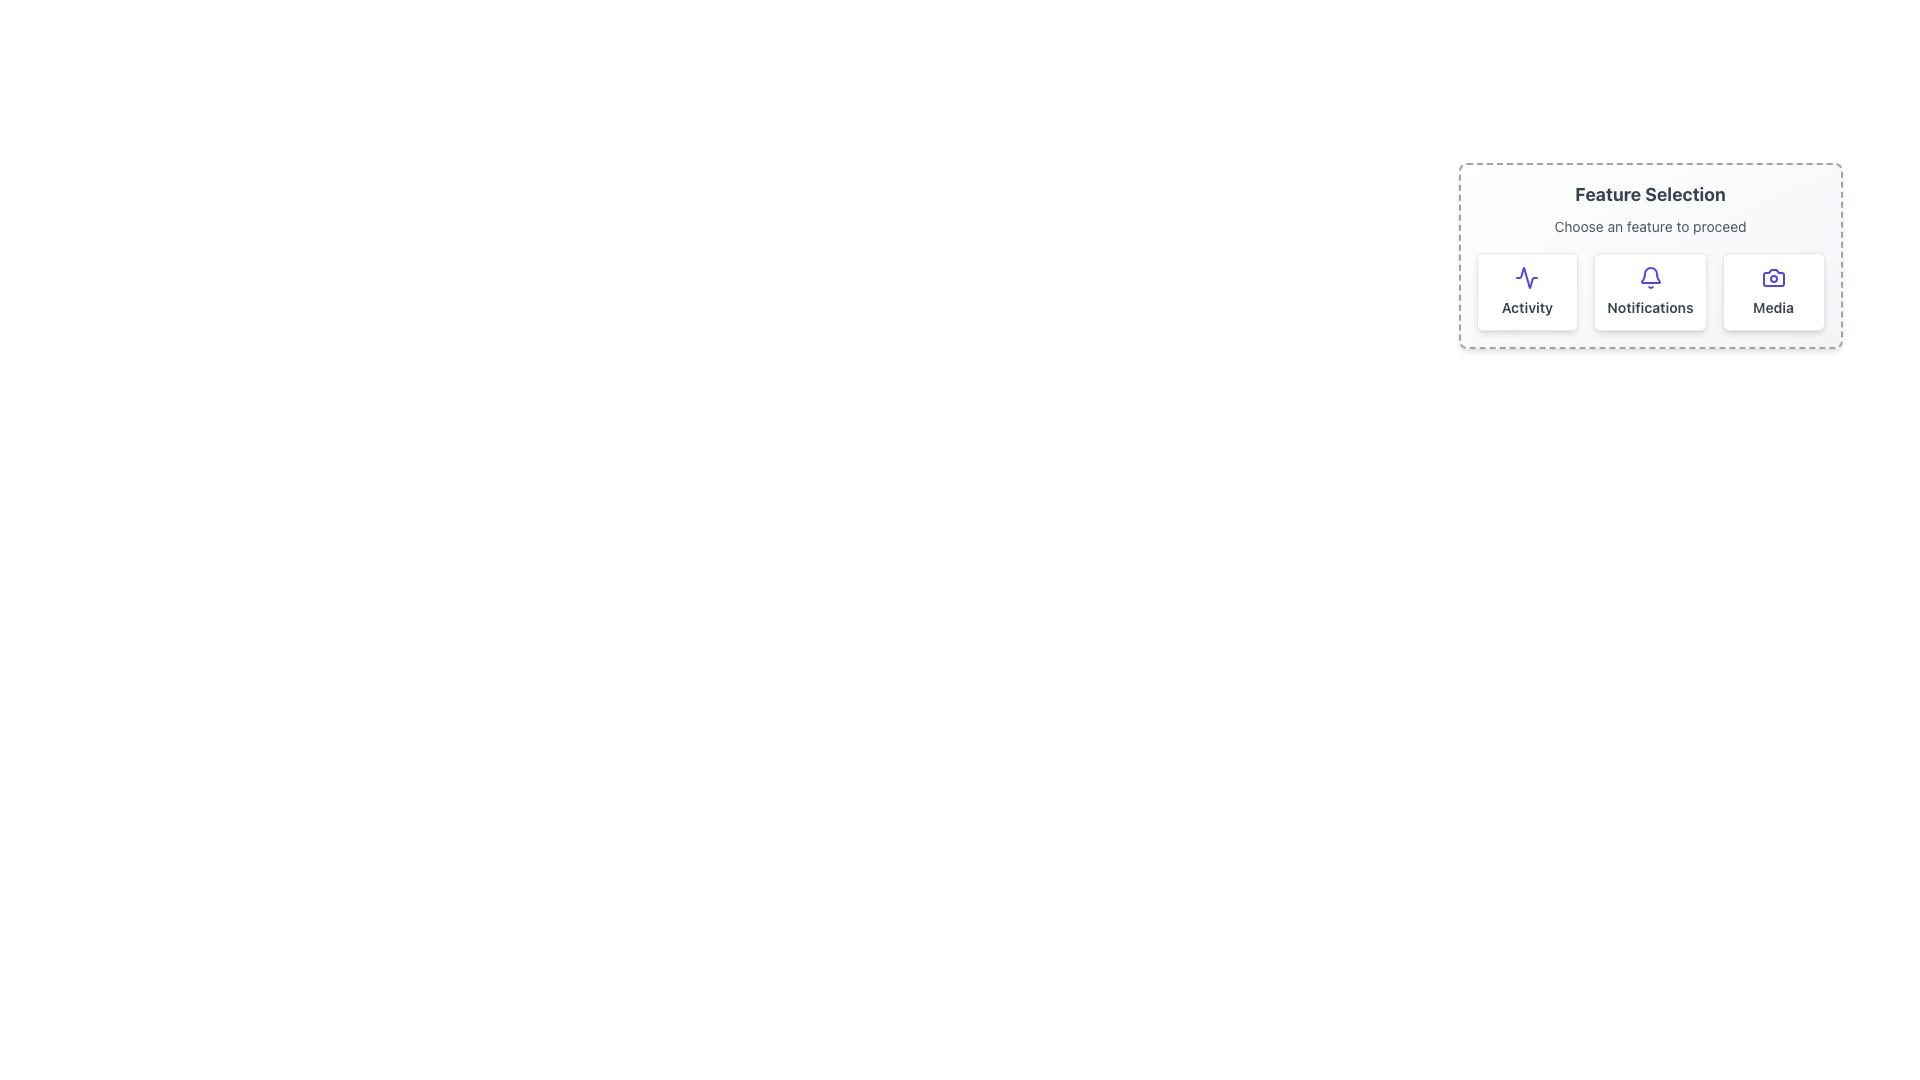 Image resolution: width=1920 pixels, height=1080 pixels. What do you see at coordinates (1650, 226) in the screenshot?
I see `the static text element that provides instructions for the selection process, located beneath the heading 'Feature Selection' and above the buttons 'Activity', 'Notifications', and 'Media'` at bounding box center [1650, 226].